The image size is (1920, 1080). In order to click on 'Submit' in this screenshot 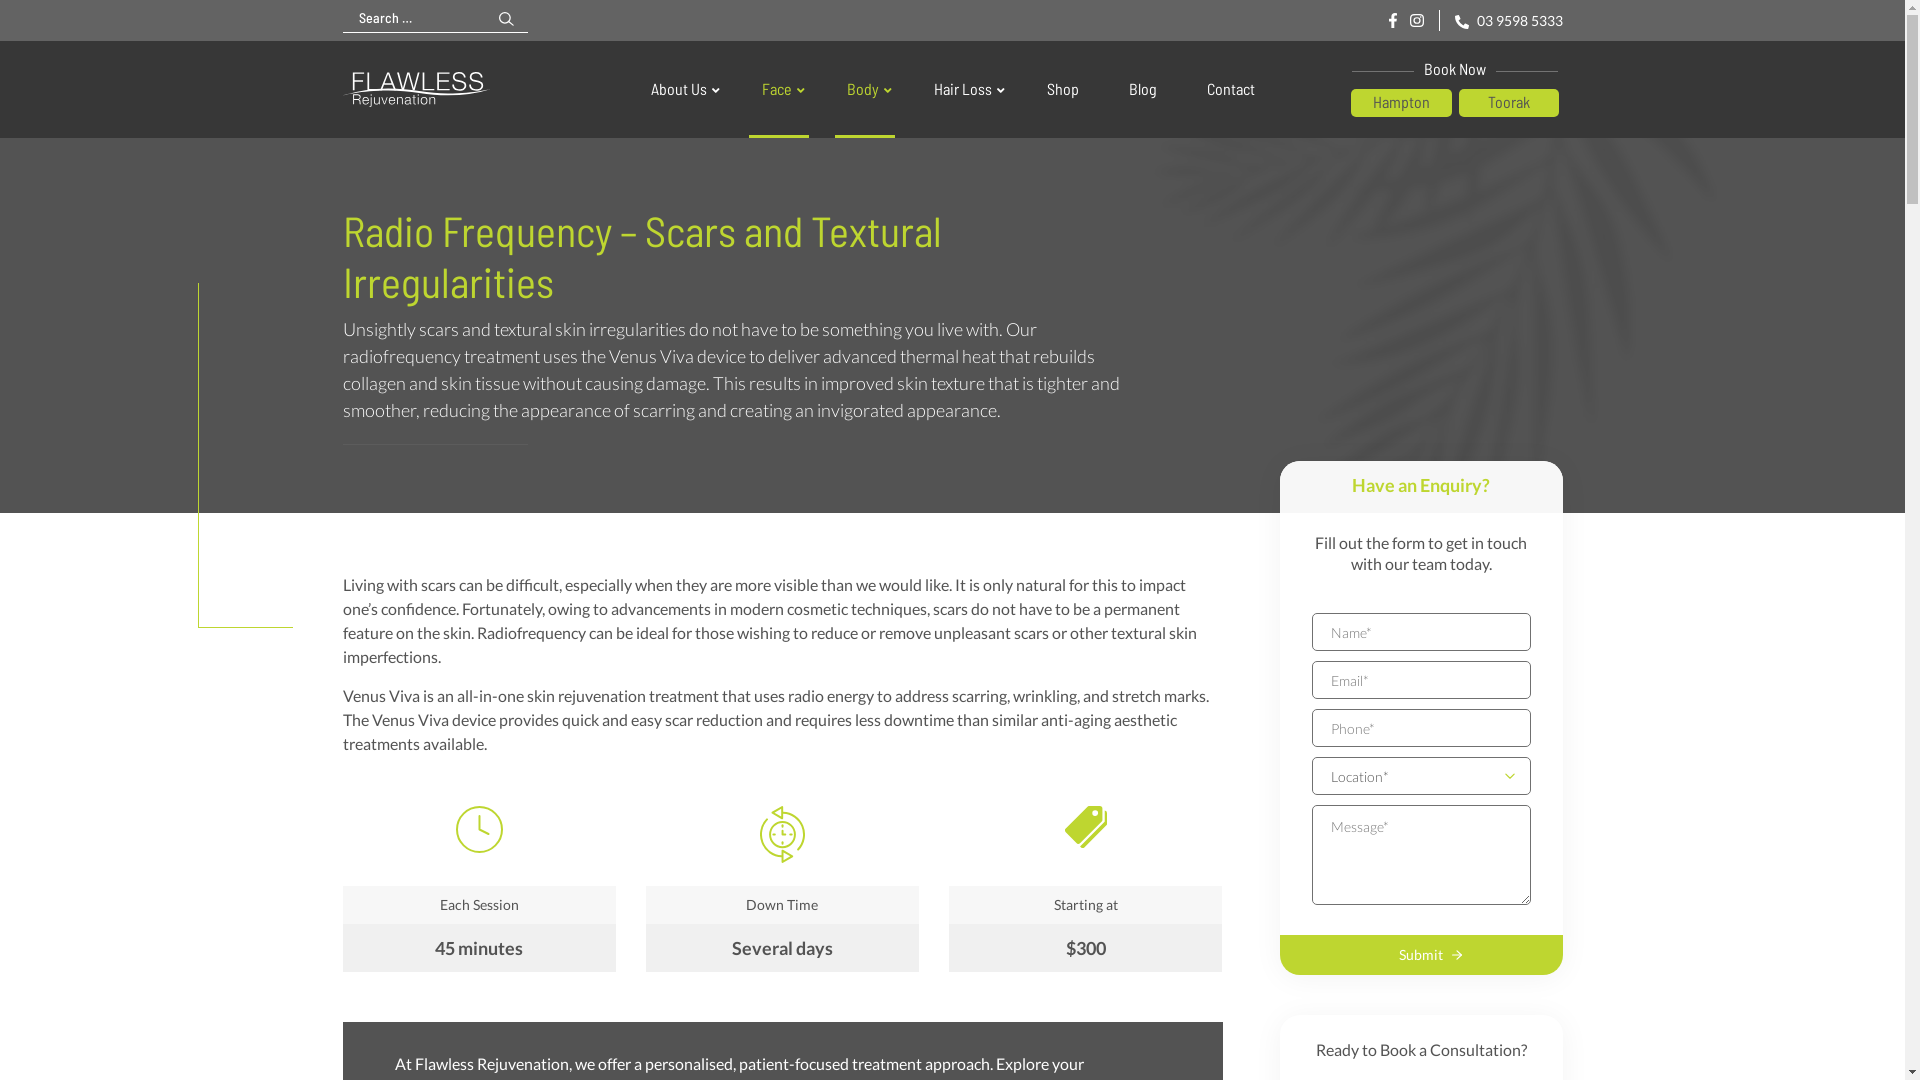, I will do `click(1420, 954)`.